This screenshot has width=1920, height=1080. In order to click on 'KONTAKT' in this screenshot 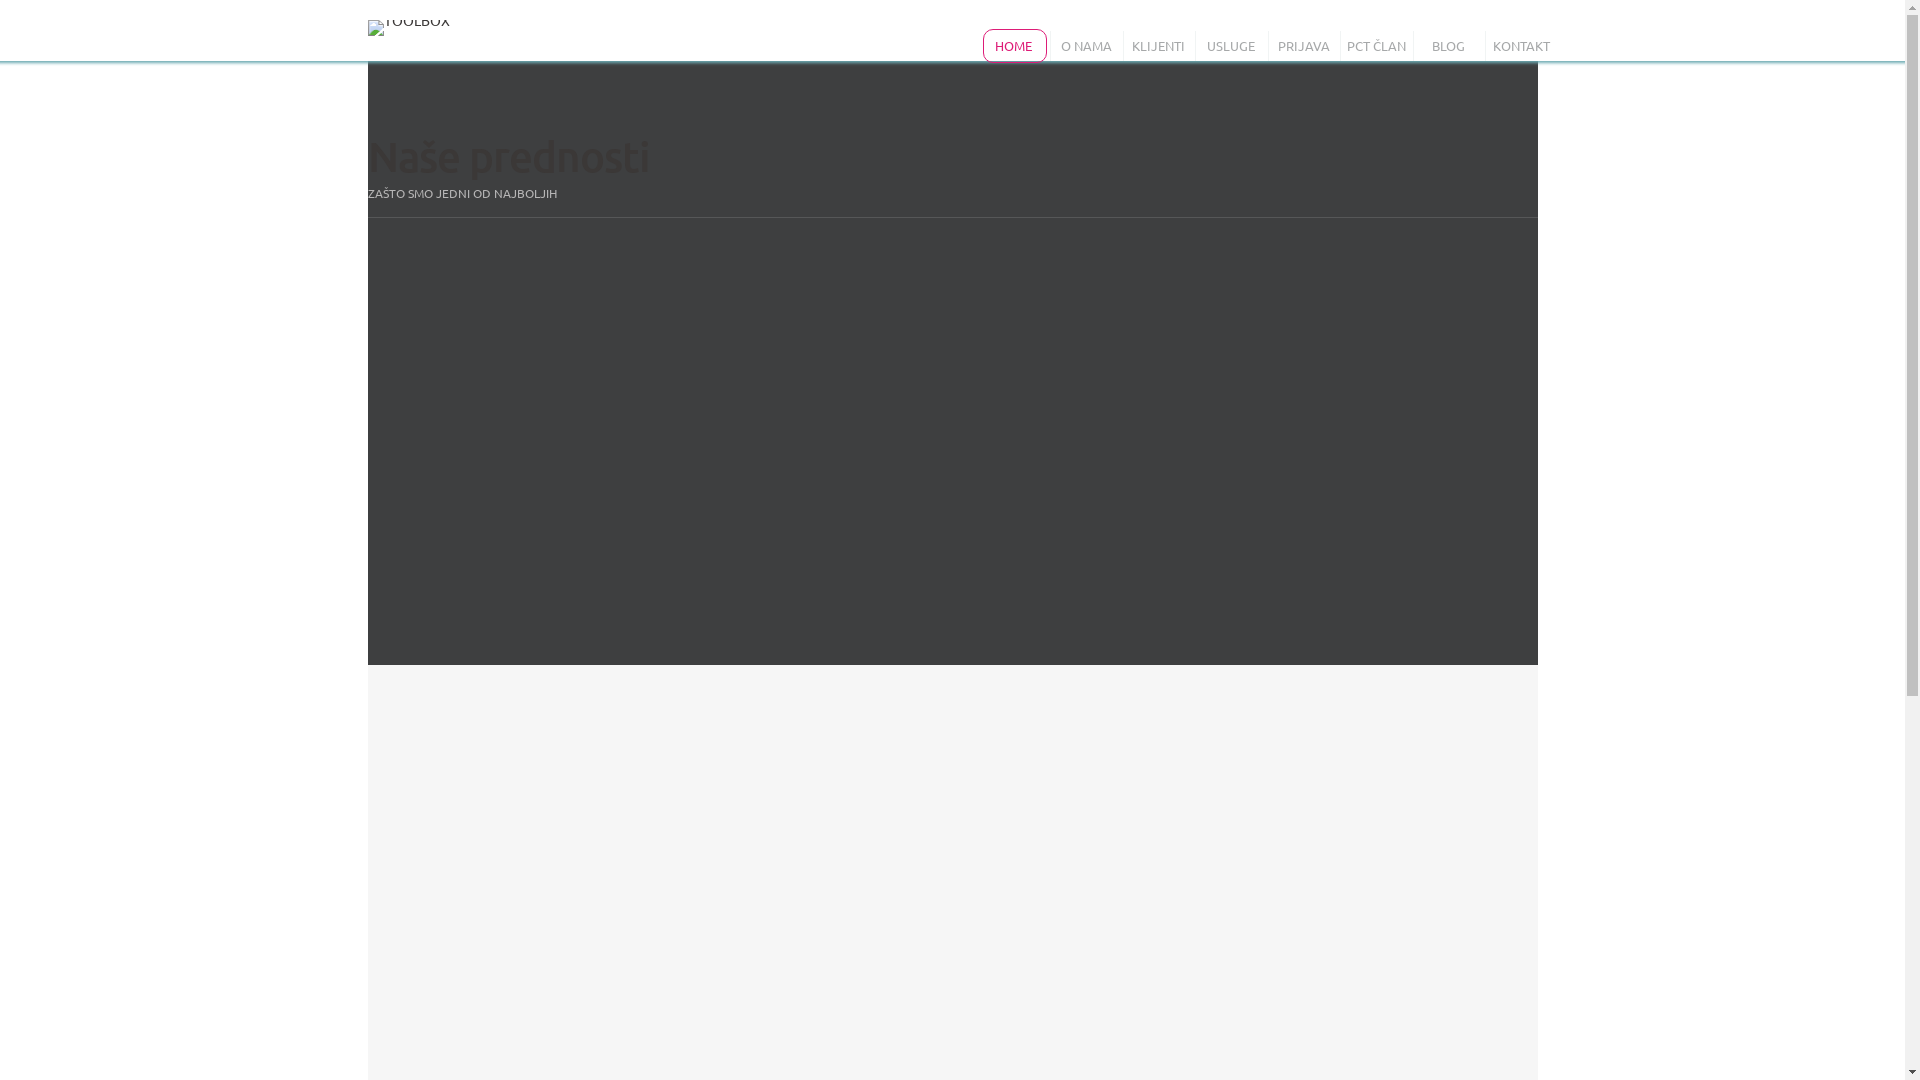, I will do `click(1489, 45)`.